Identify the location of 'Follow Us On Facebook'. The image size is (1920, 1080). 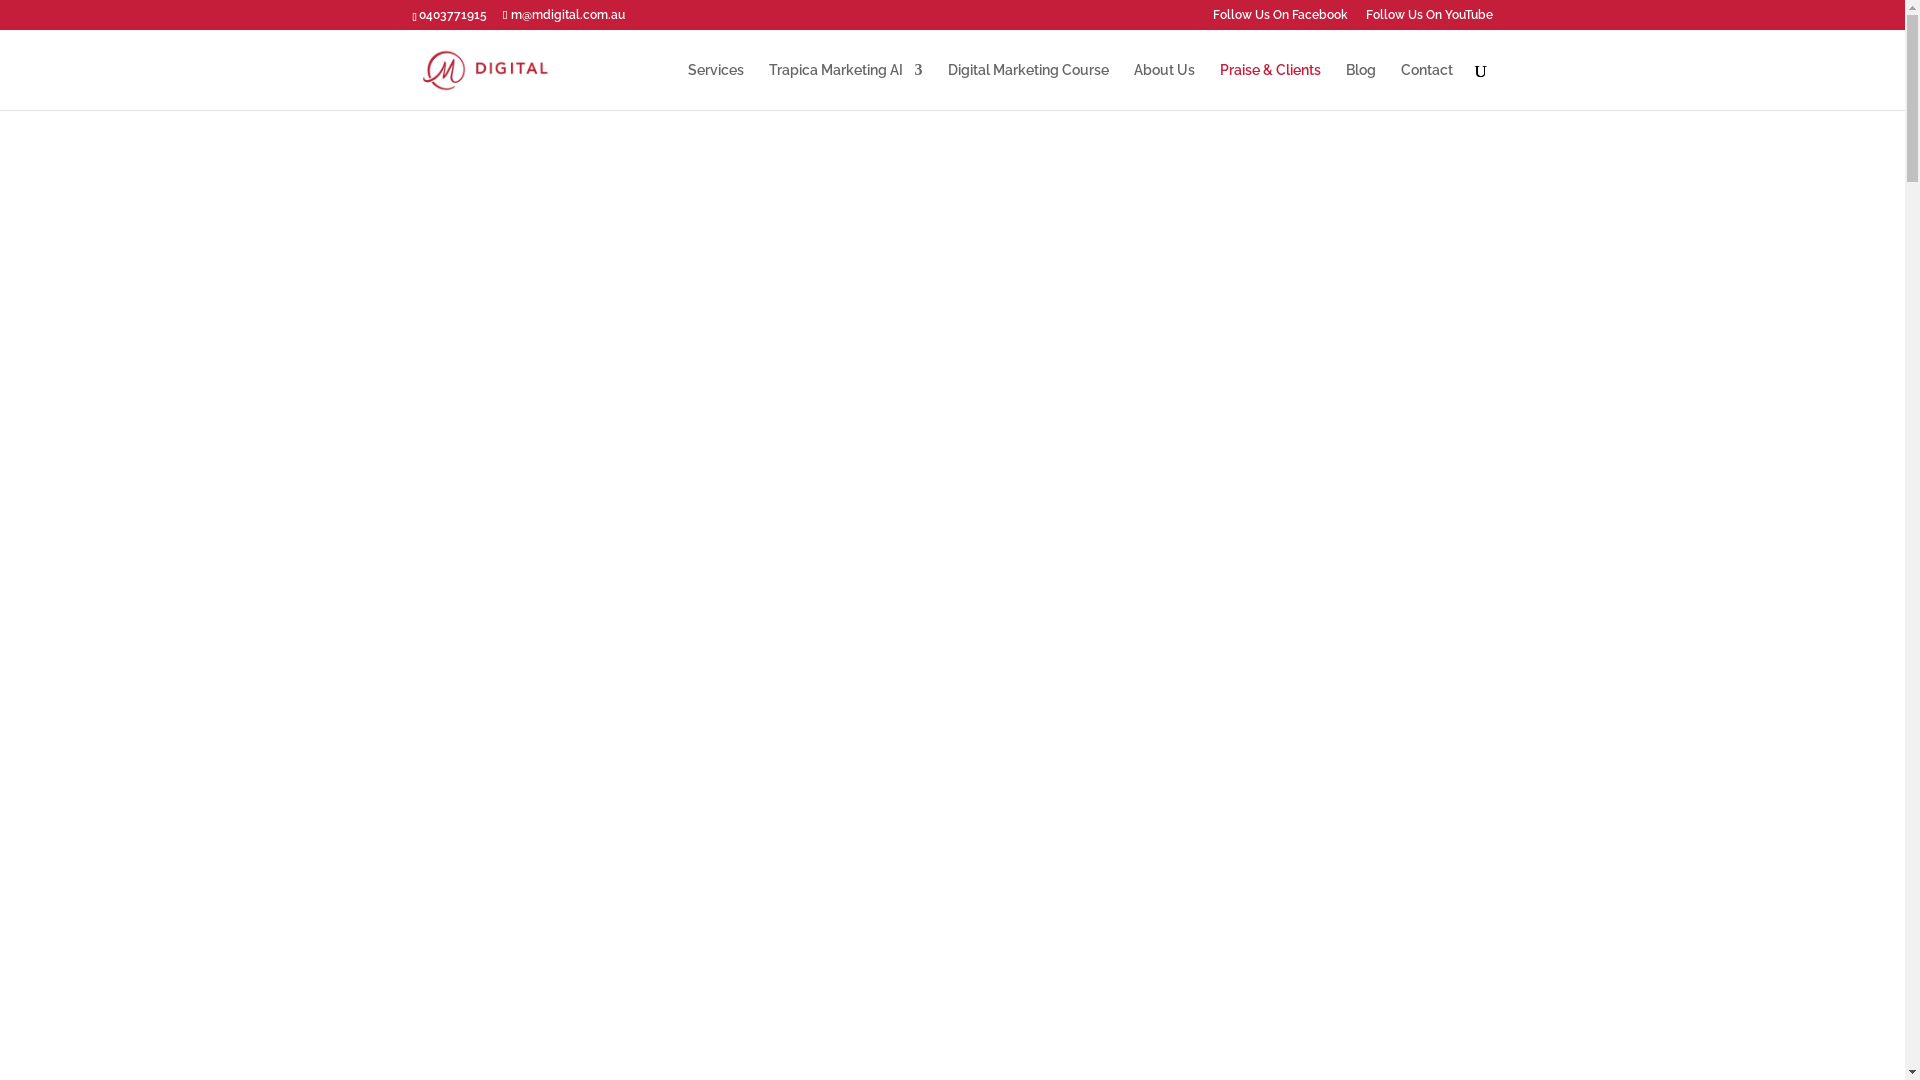
(1278, 19).